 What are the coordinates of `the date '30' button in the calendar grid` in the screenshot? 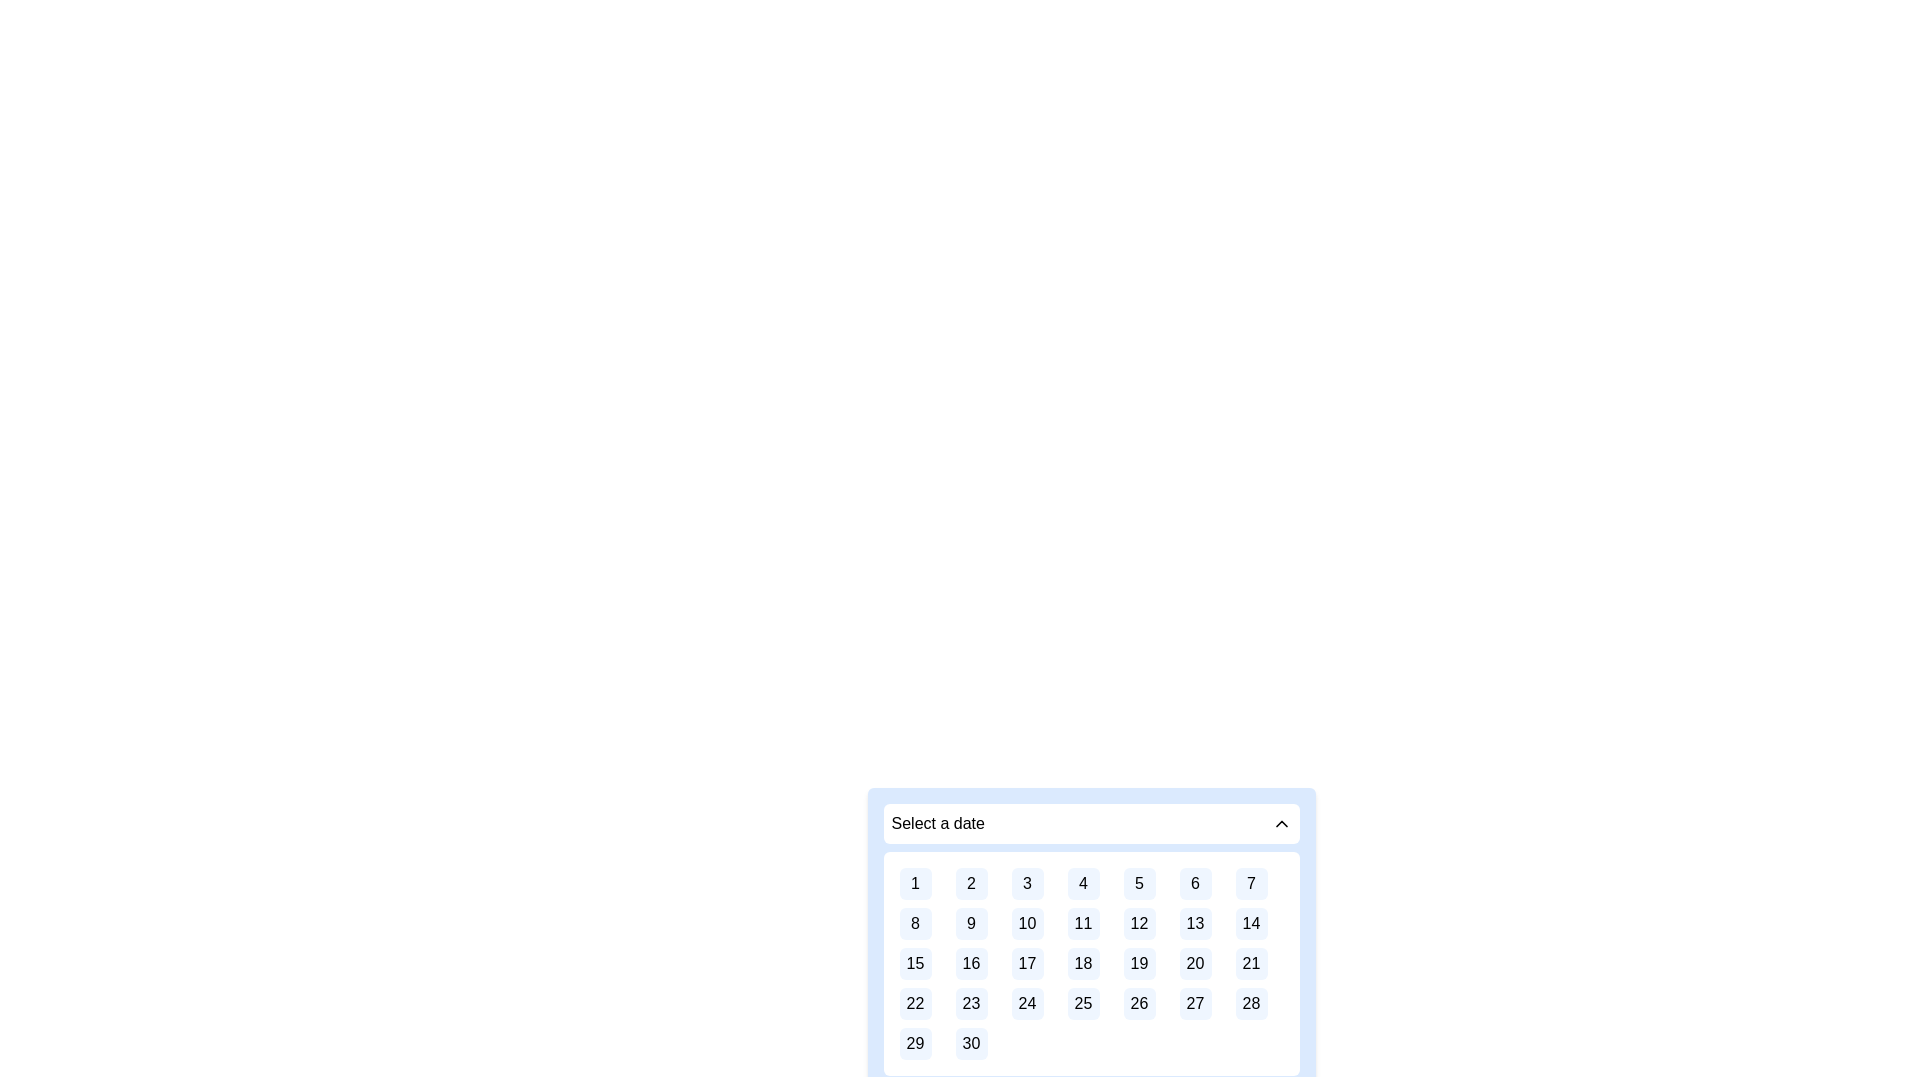 It's located at (971, 1043).